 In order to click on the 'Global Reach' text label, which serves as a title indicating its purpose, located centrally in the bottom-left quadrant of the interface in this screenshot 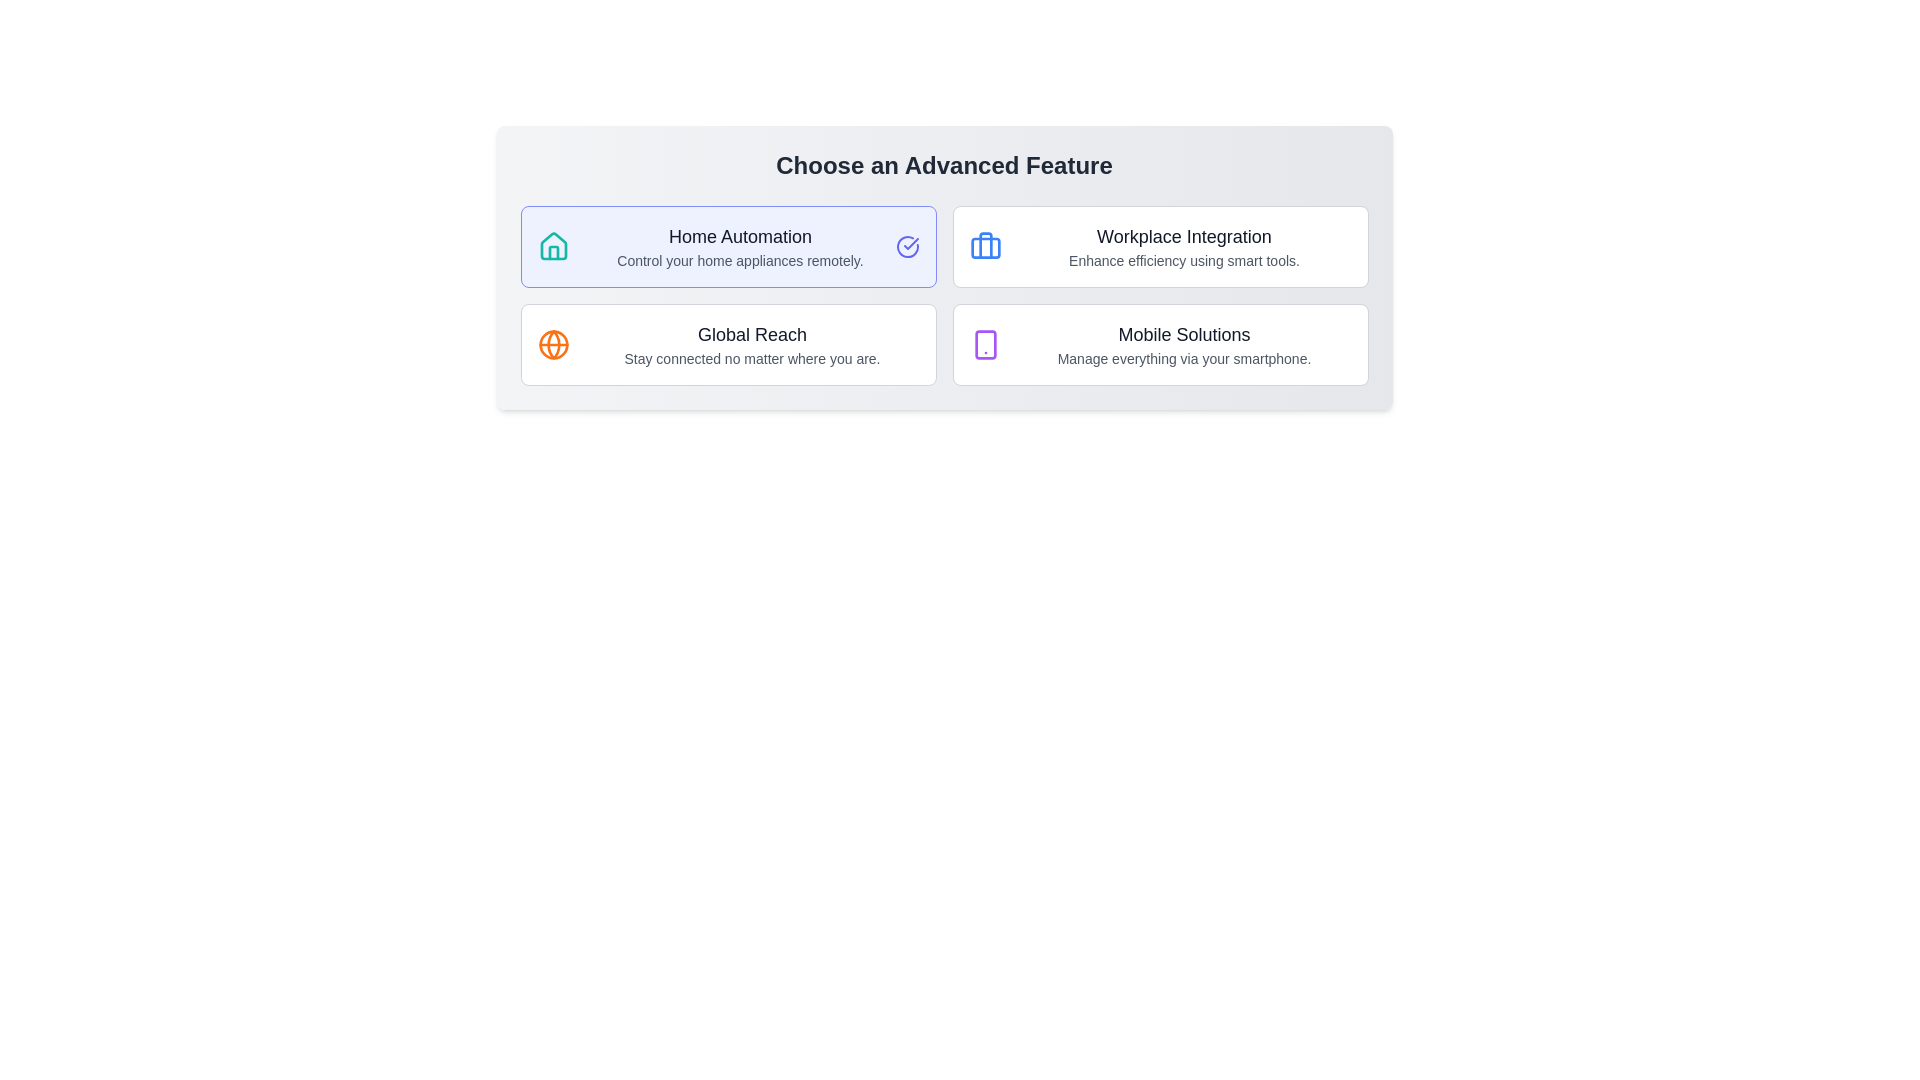, I will do `click(751, 334)`.